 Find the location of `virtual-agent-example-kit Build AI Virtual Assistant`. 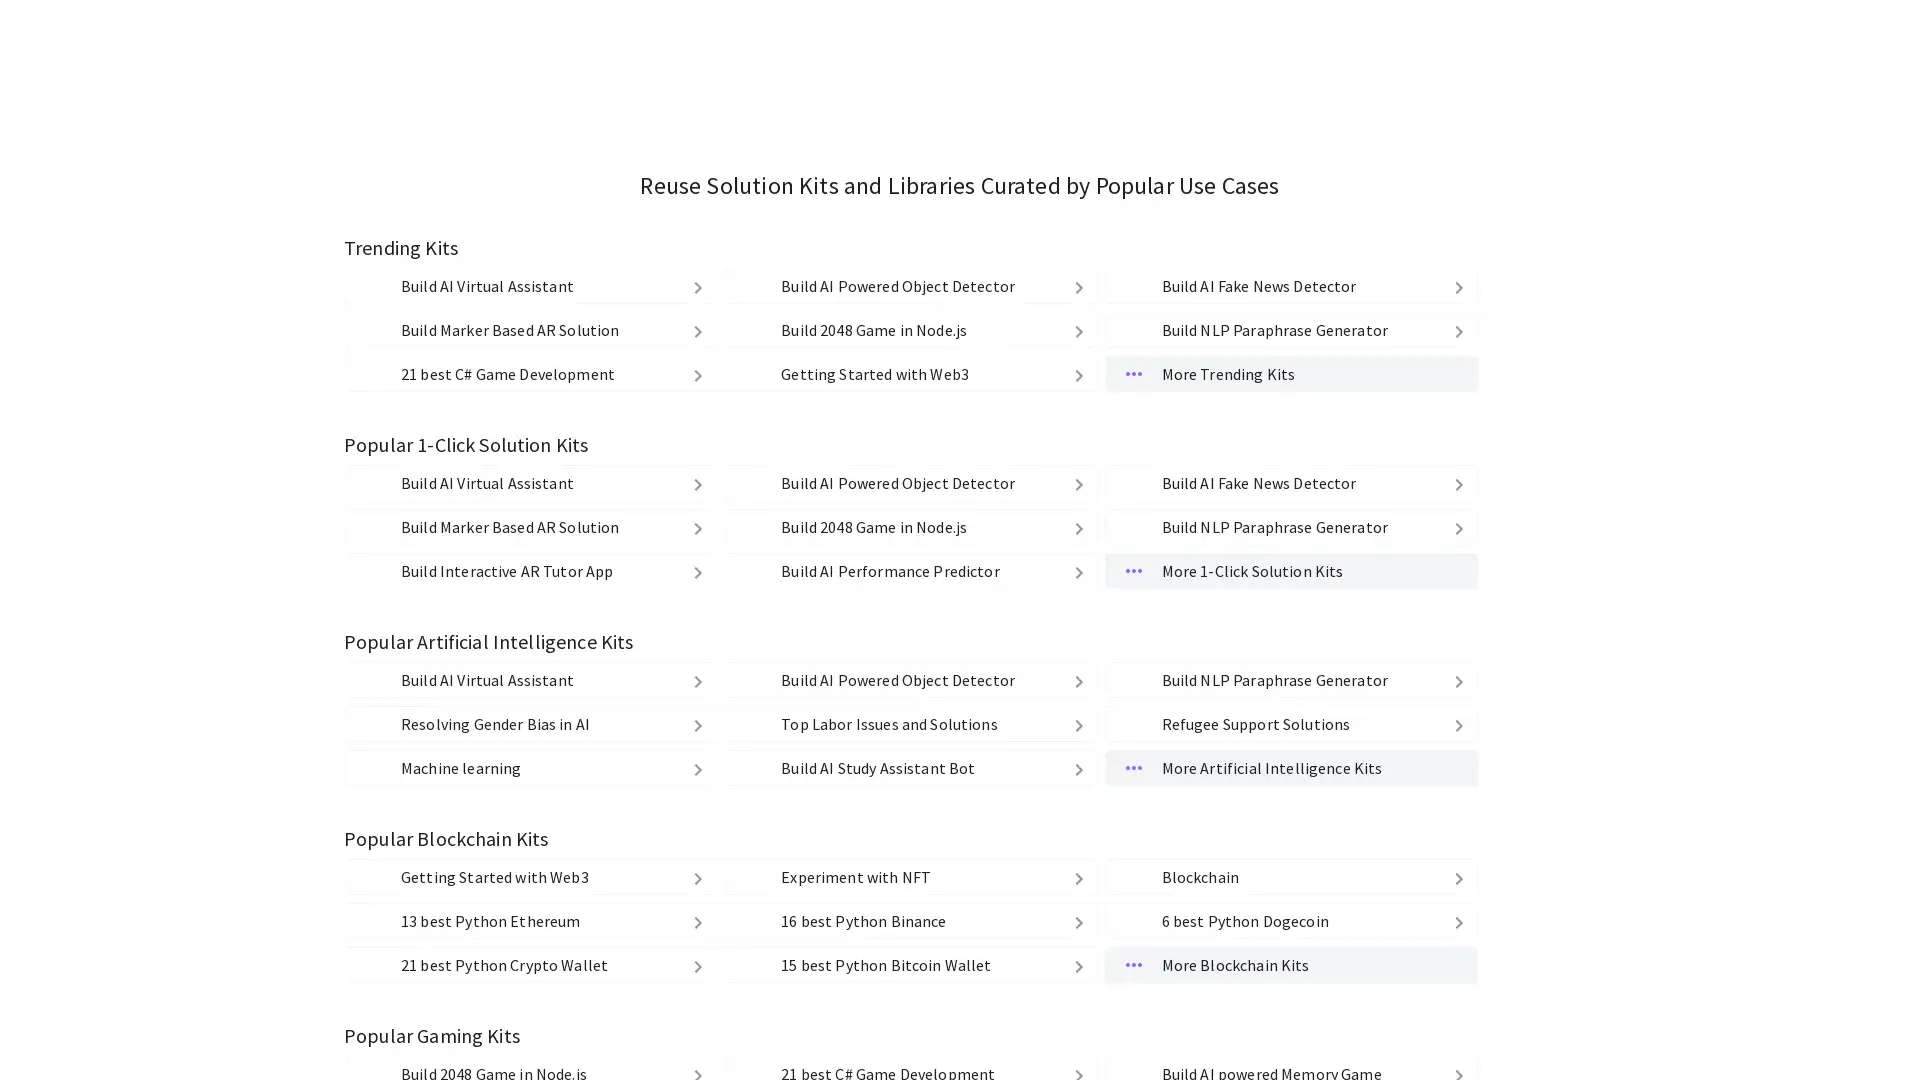

virtual-agent-example-kit Build AI Virtual Assistant is located at coordinates (530, 786).